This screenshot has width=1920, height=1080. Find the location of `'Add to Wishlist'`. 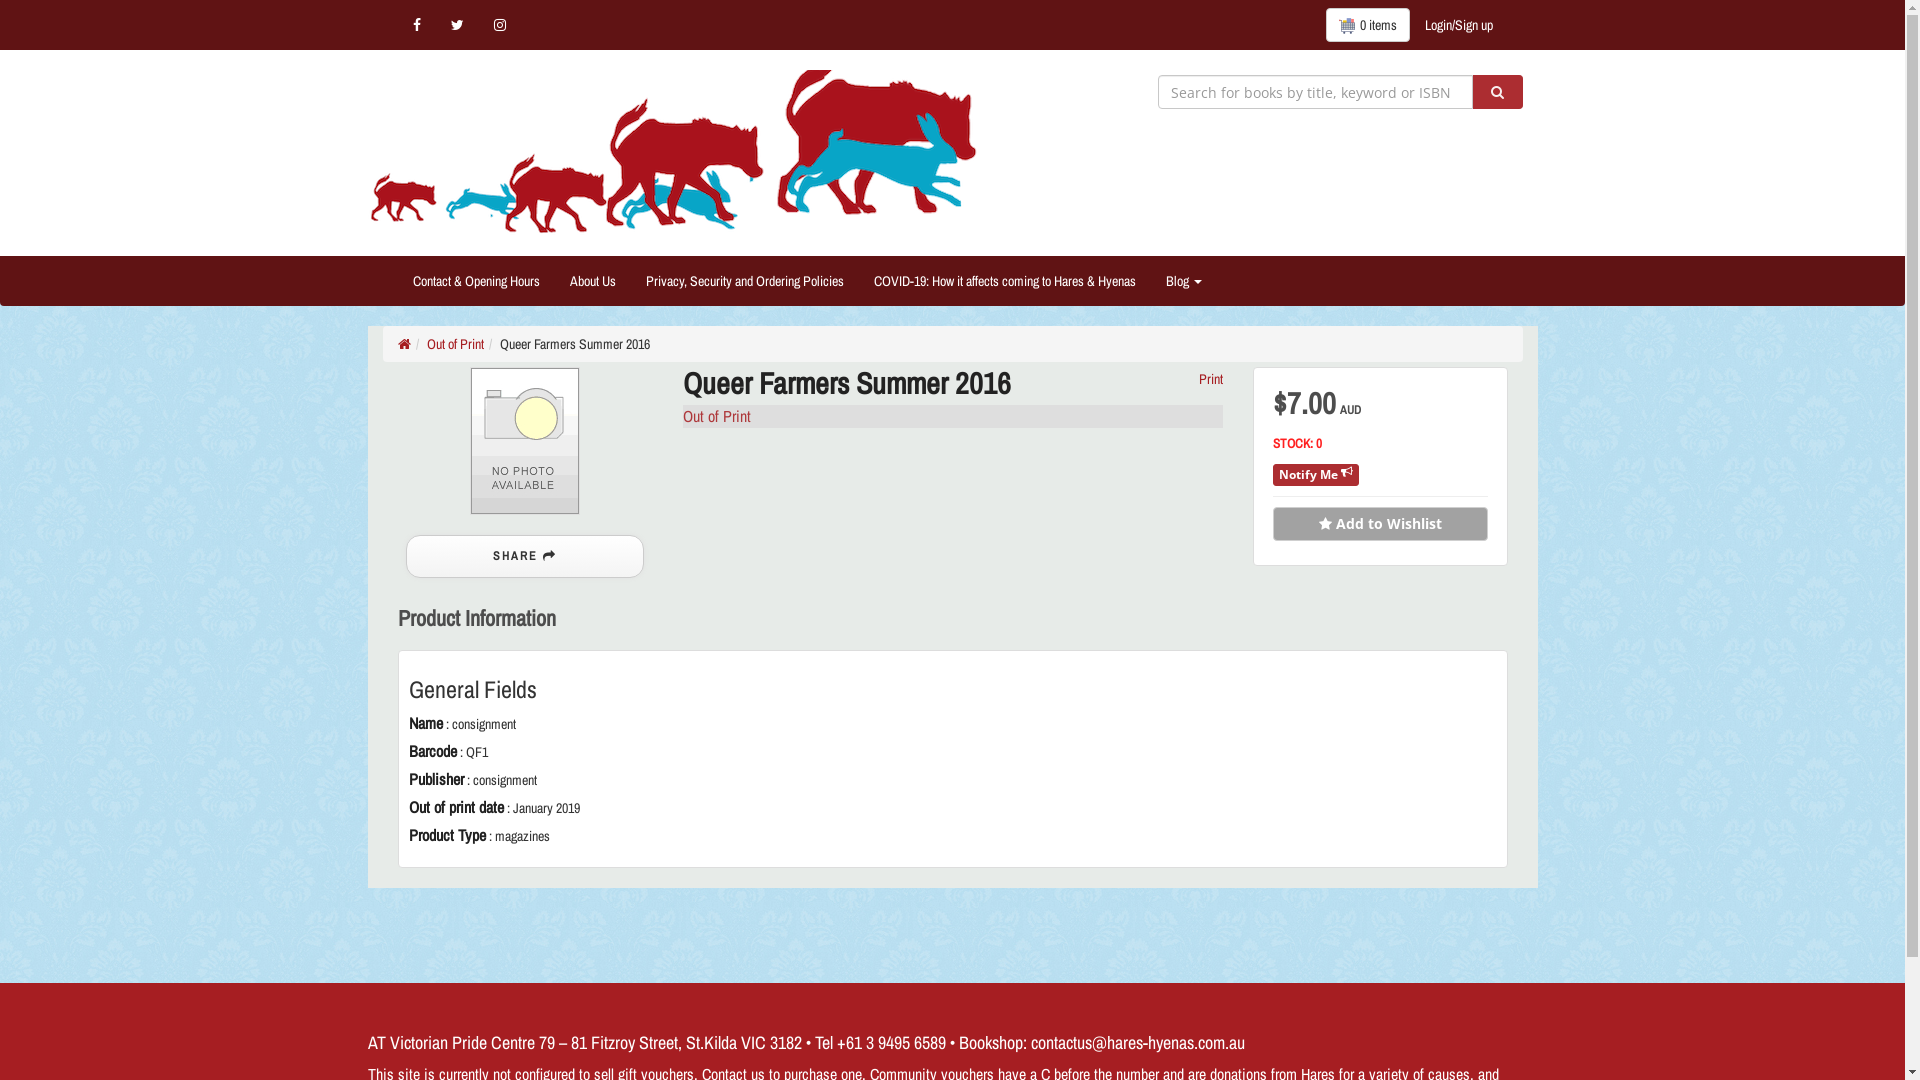

'Add to Wishlist' is located at coordinates (1378, 523).